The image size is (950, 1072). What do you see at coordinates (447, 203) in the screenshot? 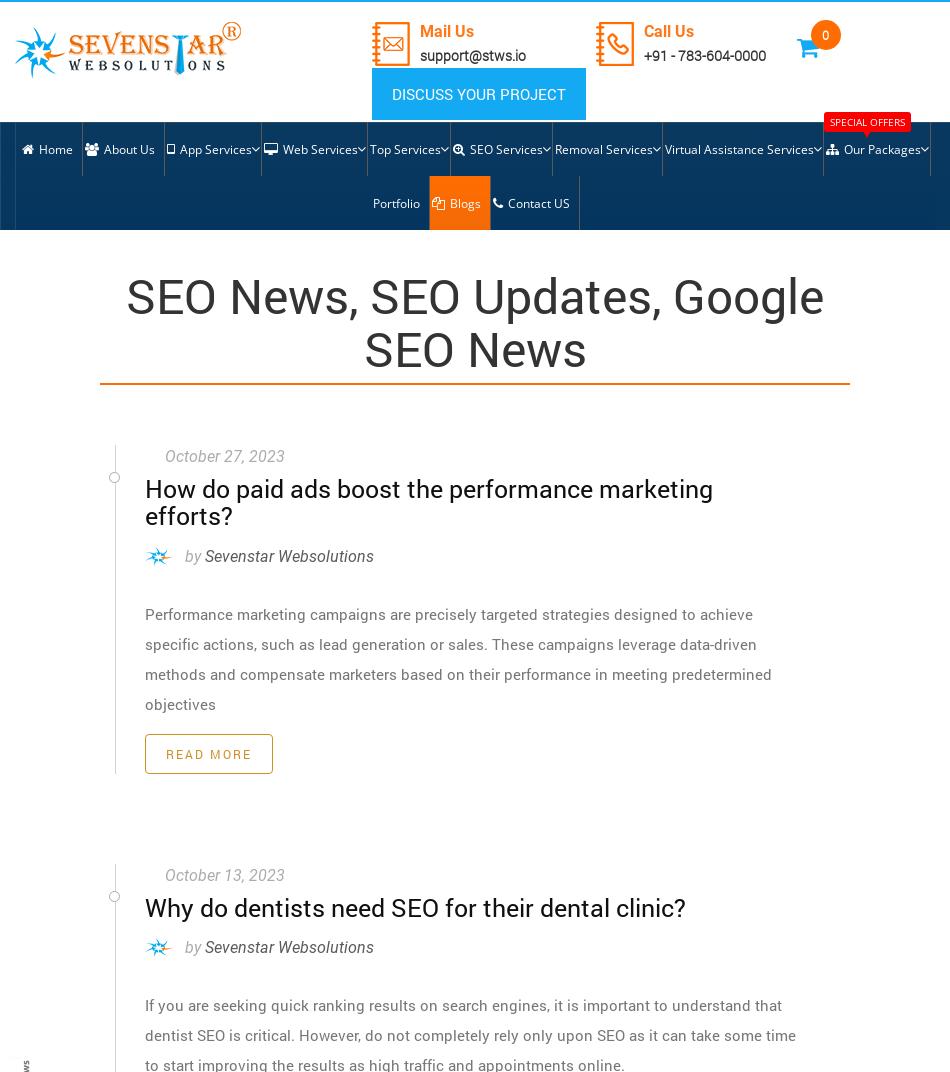
I see `'Blogs'` at bounding box center [447, 203].